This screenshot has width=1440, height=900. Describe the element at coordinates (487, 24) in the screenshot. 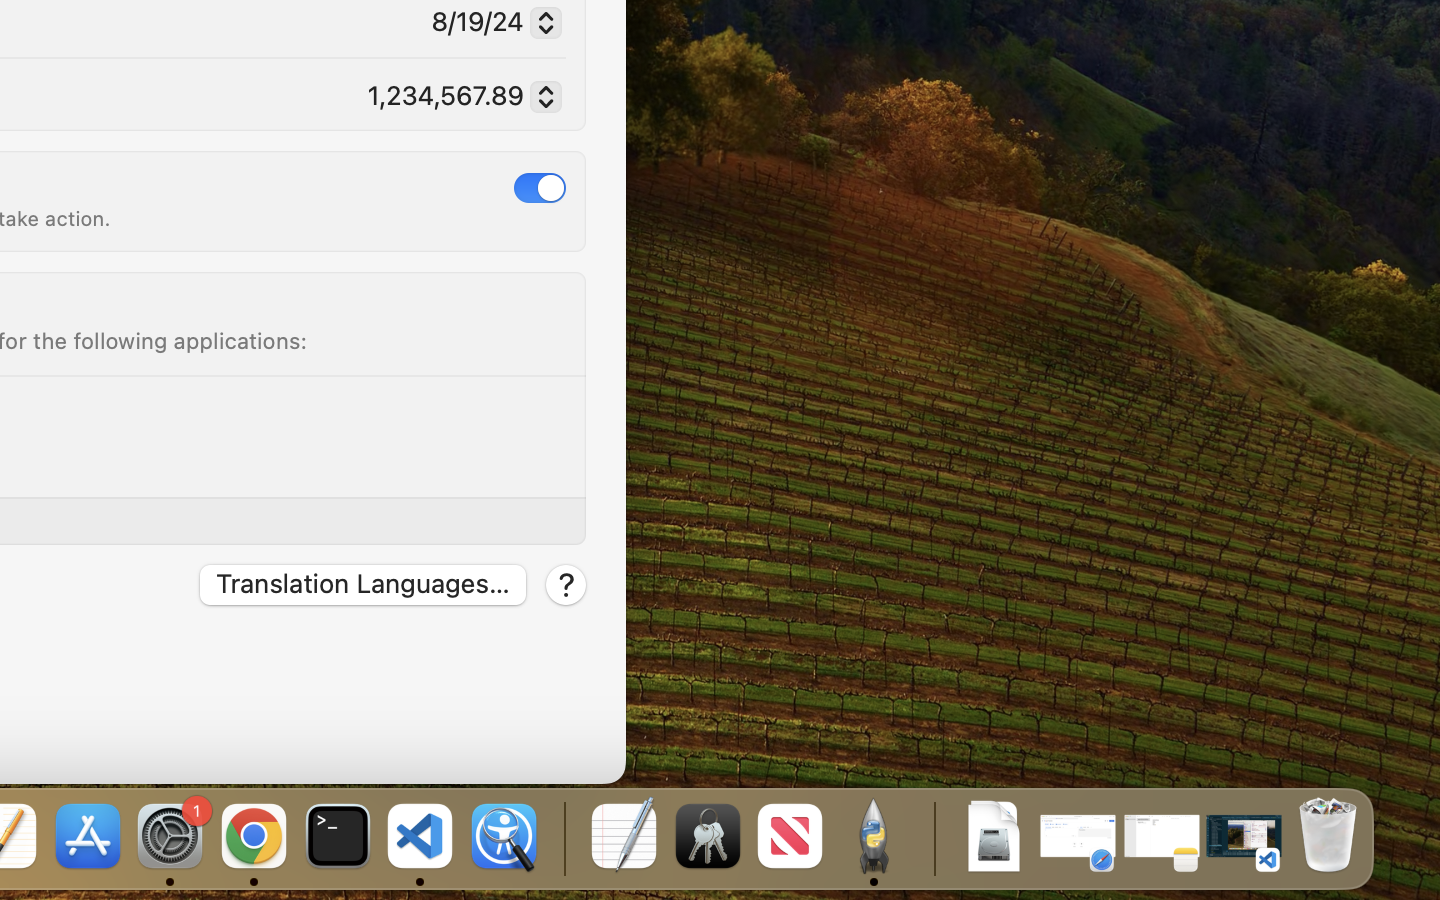

I see `'8/19/24'` at that location.